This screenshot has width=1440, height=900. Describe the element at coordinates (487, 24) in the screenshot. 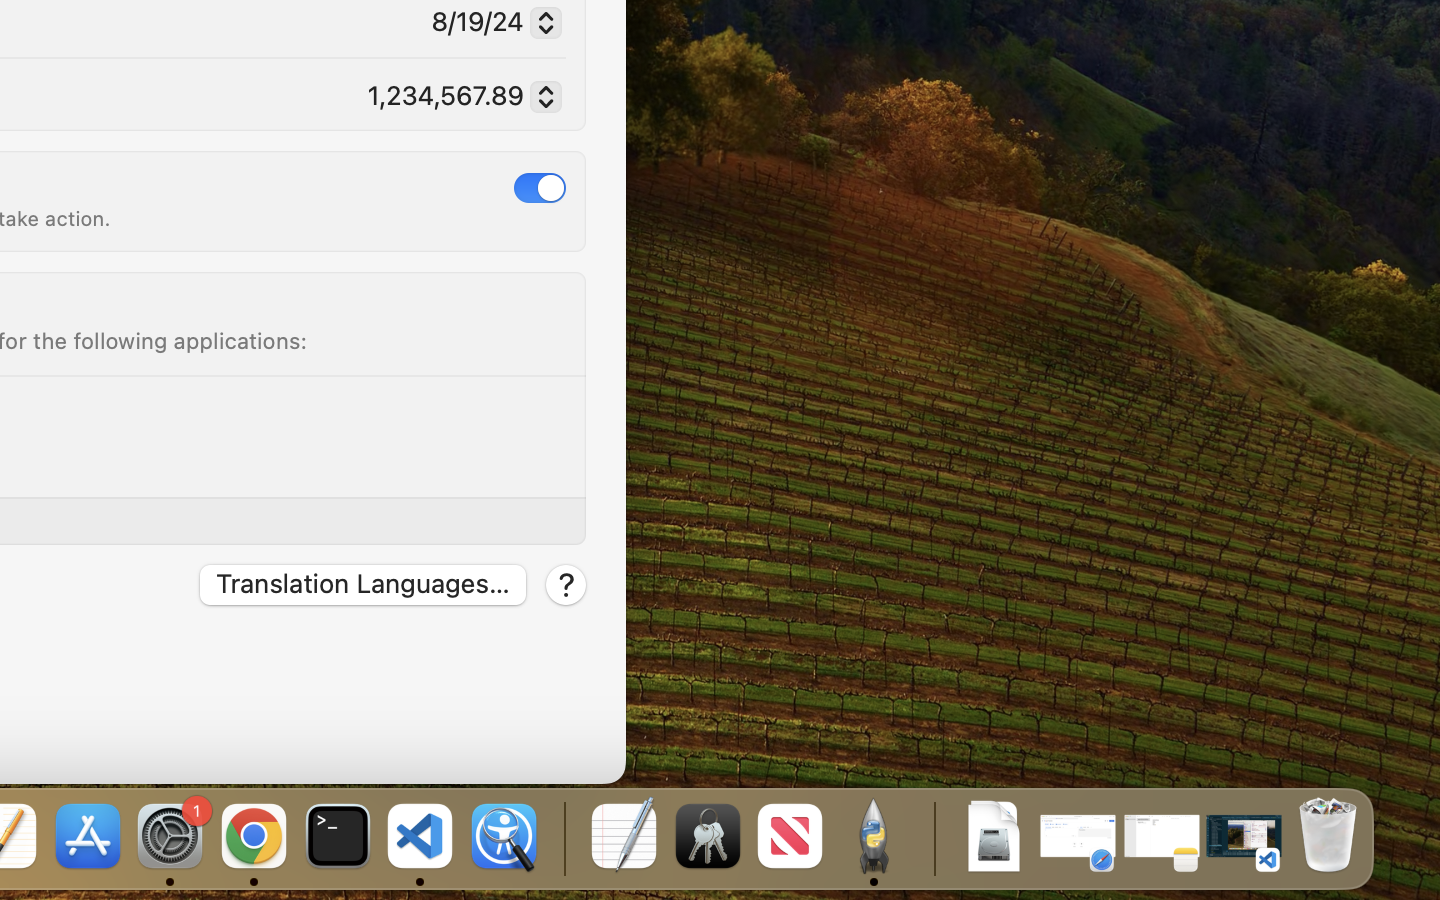

I see `'8/19/24'` at that location.